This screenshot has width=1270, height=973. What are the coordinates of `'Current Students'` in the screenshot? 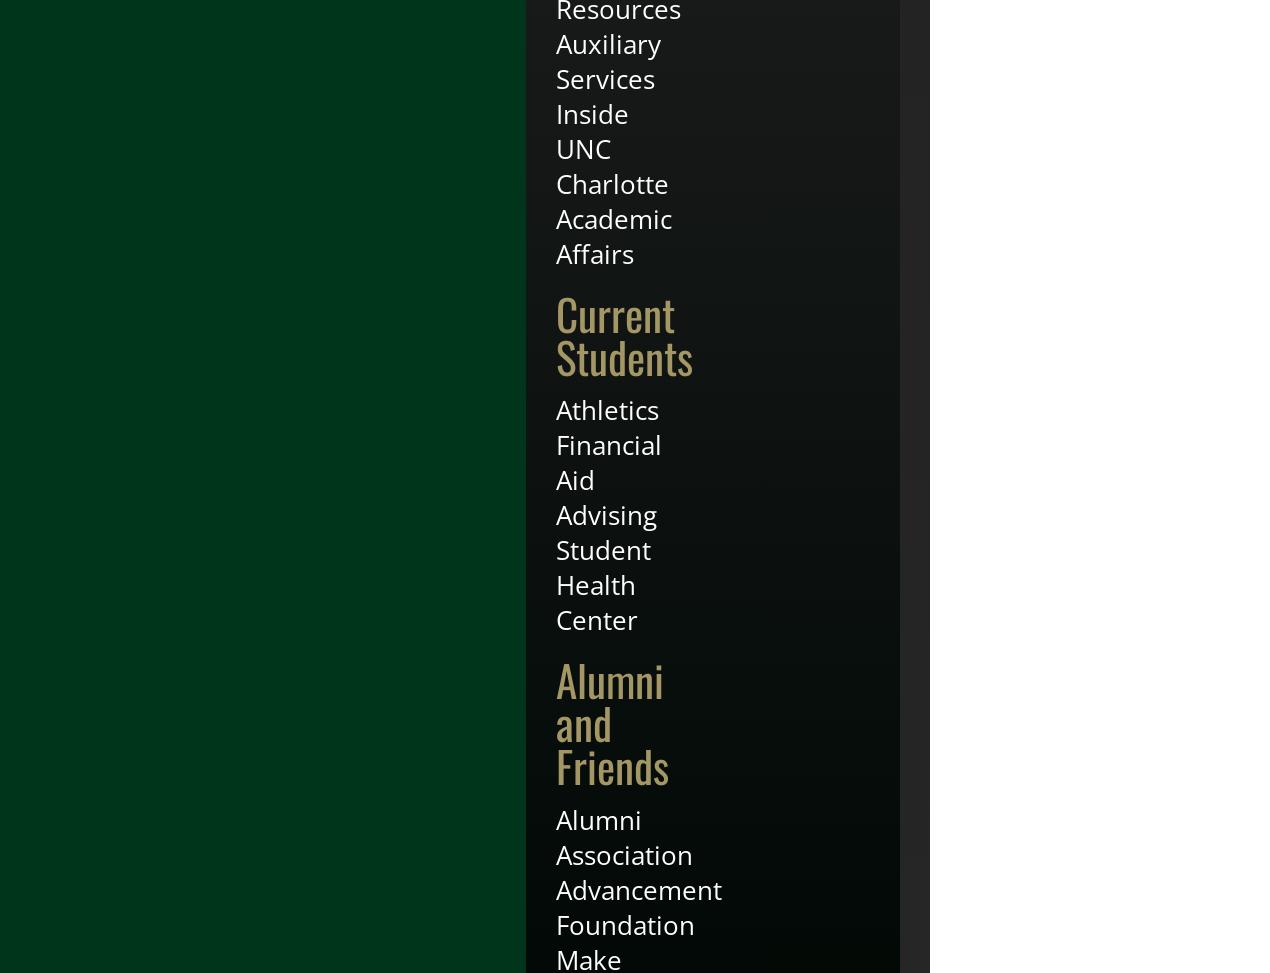 It's located at (624, 333).